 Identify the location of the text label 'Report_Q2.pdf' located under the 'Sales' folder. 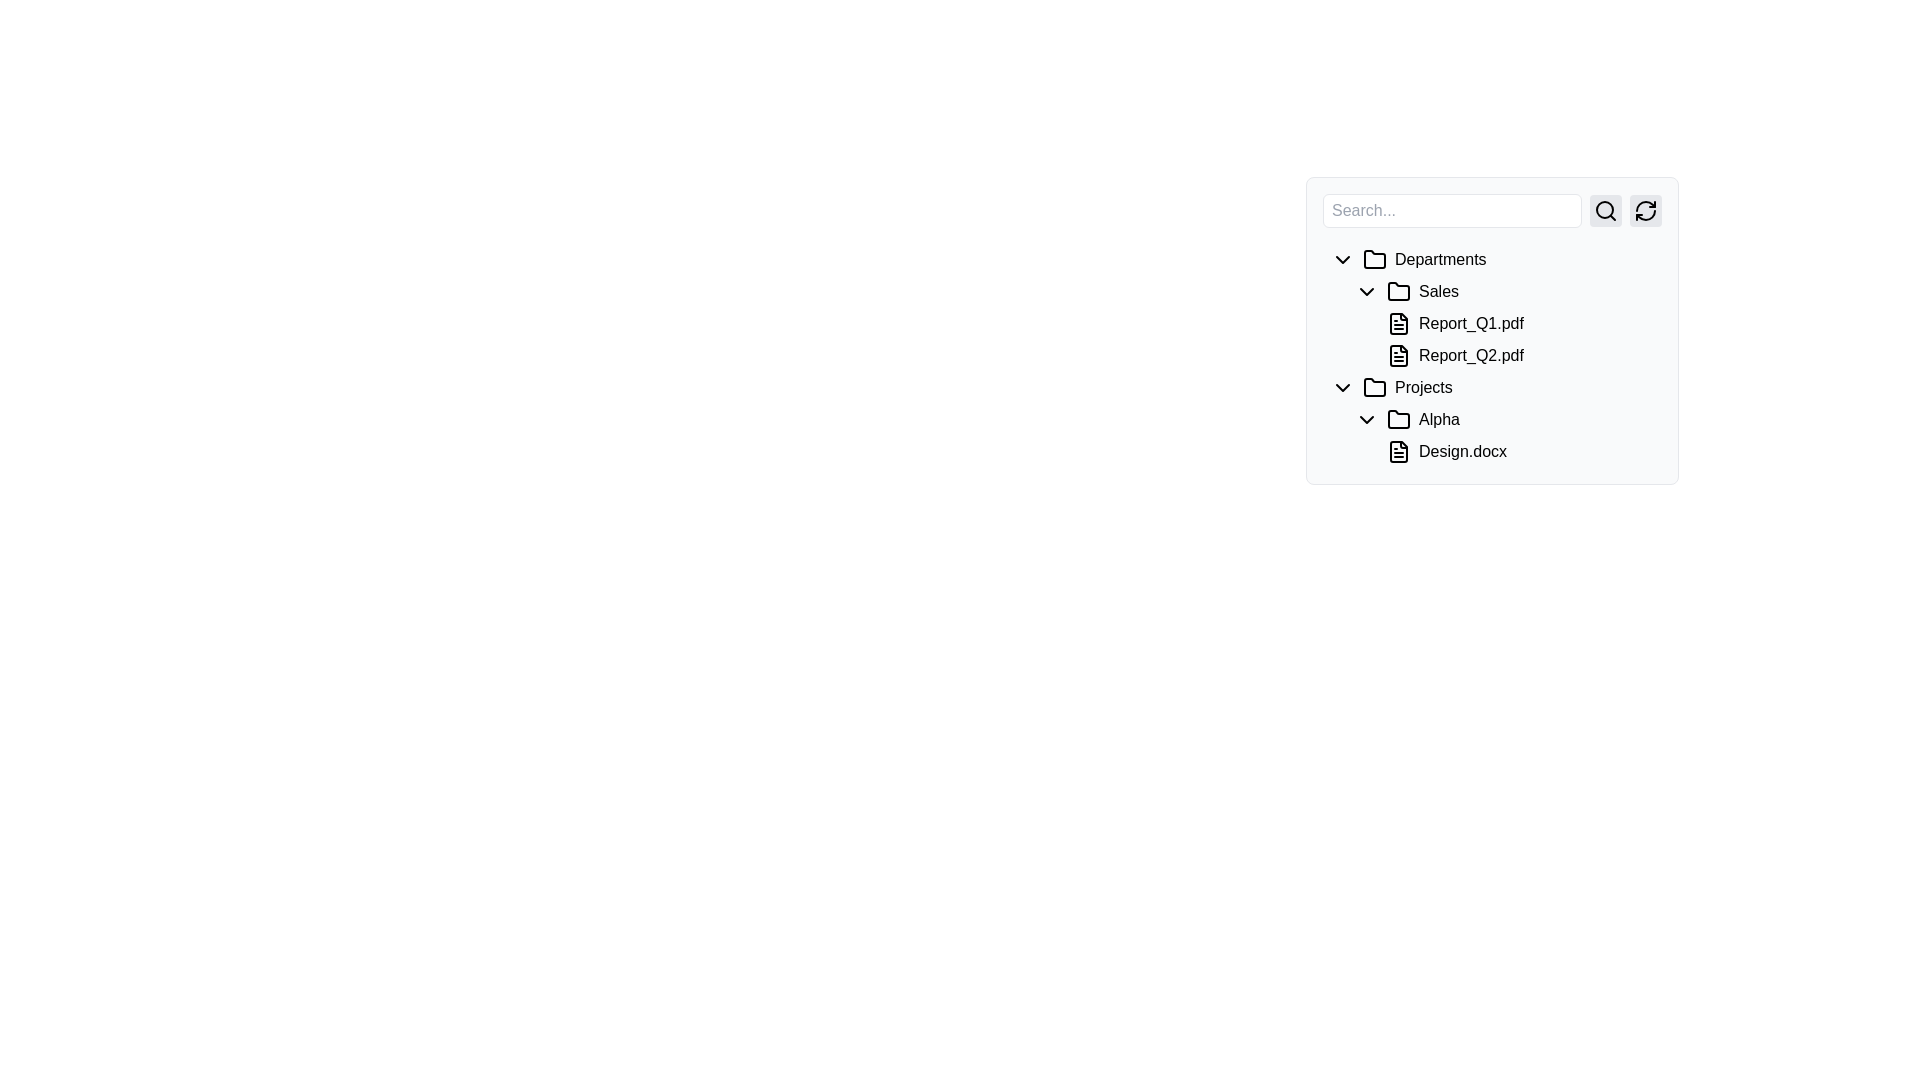
(1492, 354).